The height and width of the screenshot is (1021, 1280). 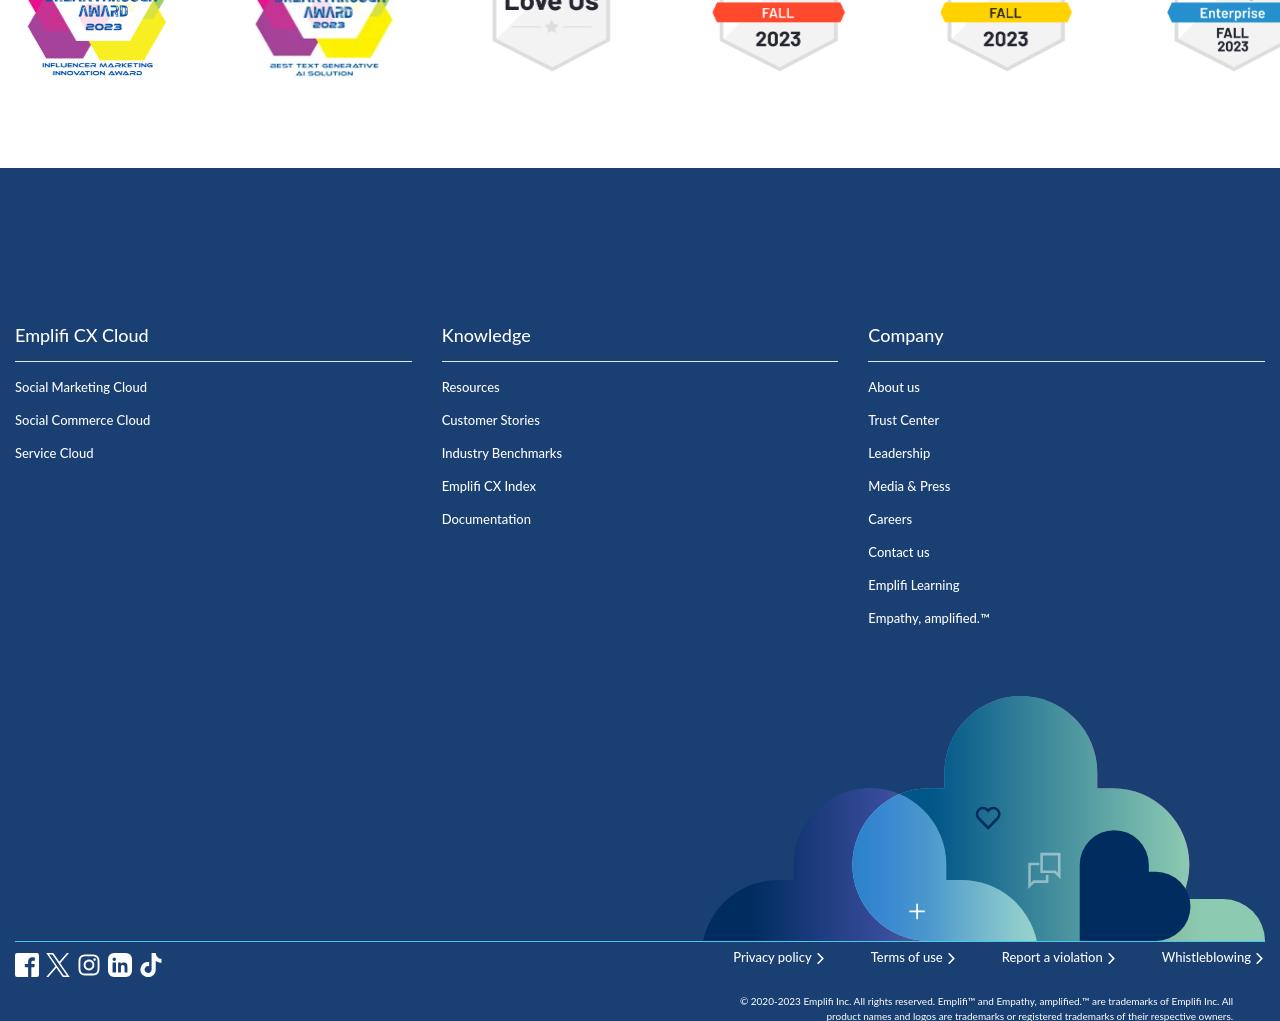 What do you see at coordinates (1205, 956) in the screenshot?
I see `'Whistleblowing'` at bounding box center [1205, 956].